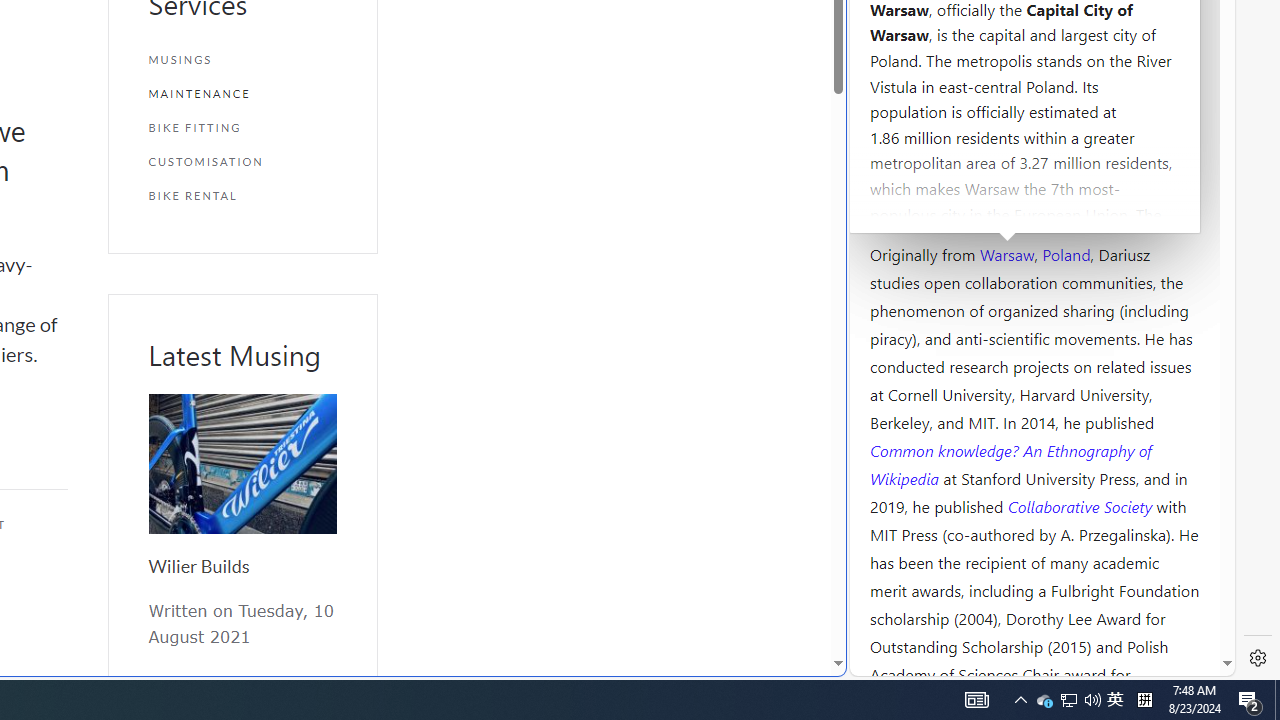 The height and width of the screenshot is (720, 1280). Describe the element at coordinates (1006, 252) in the screenshot. I see `'Warsaw'` at that location.